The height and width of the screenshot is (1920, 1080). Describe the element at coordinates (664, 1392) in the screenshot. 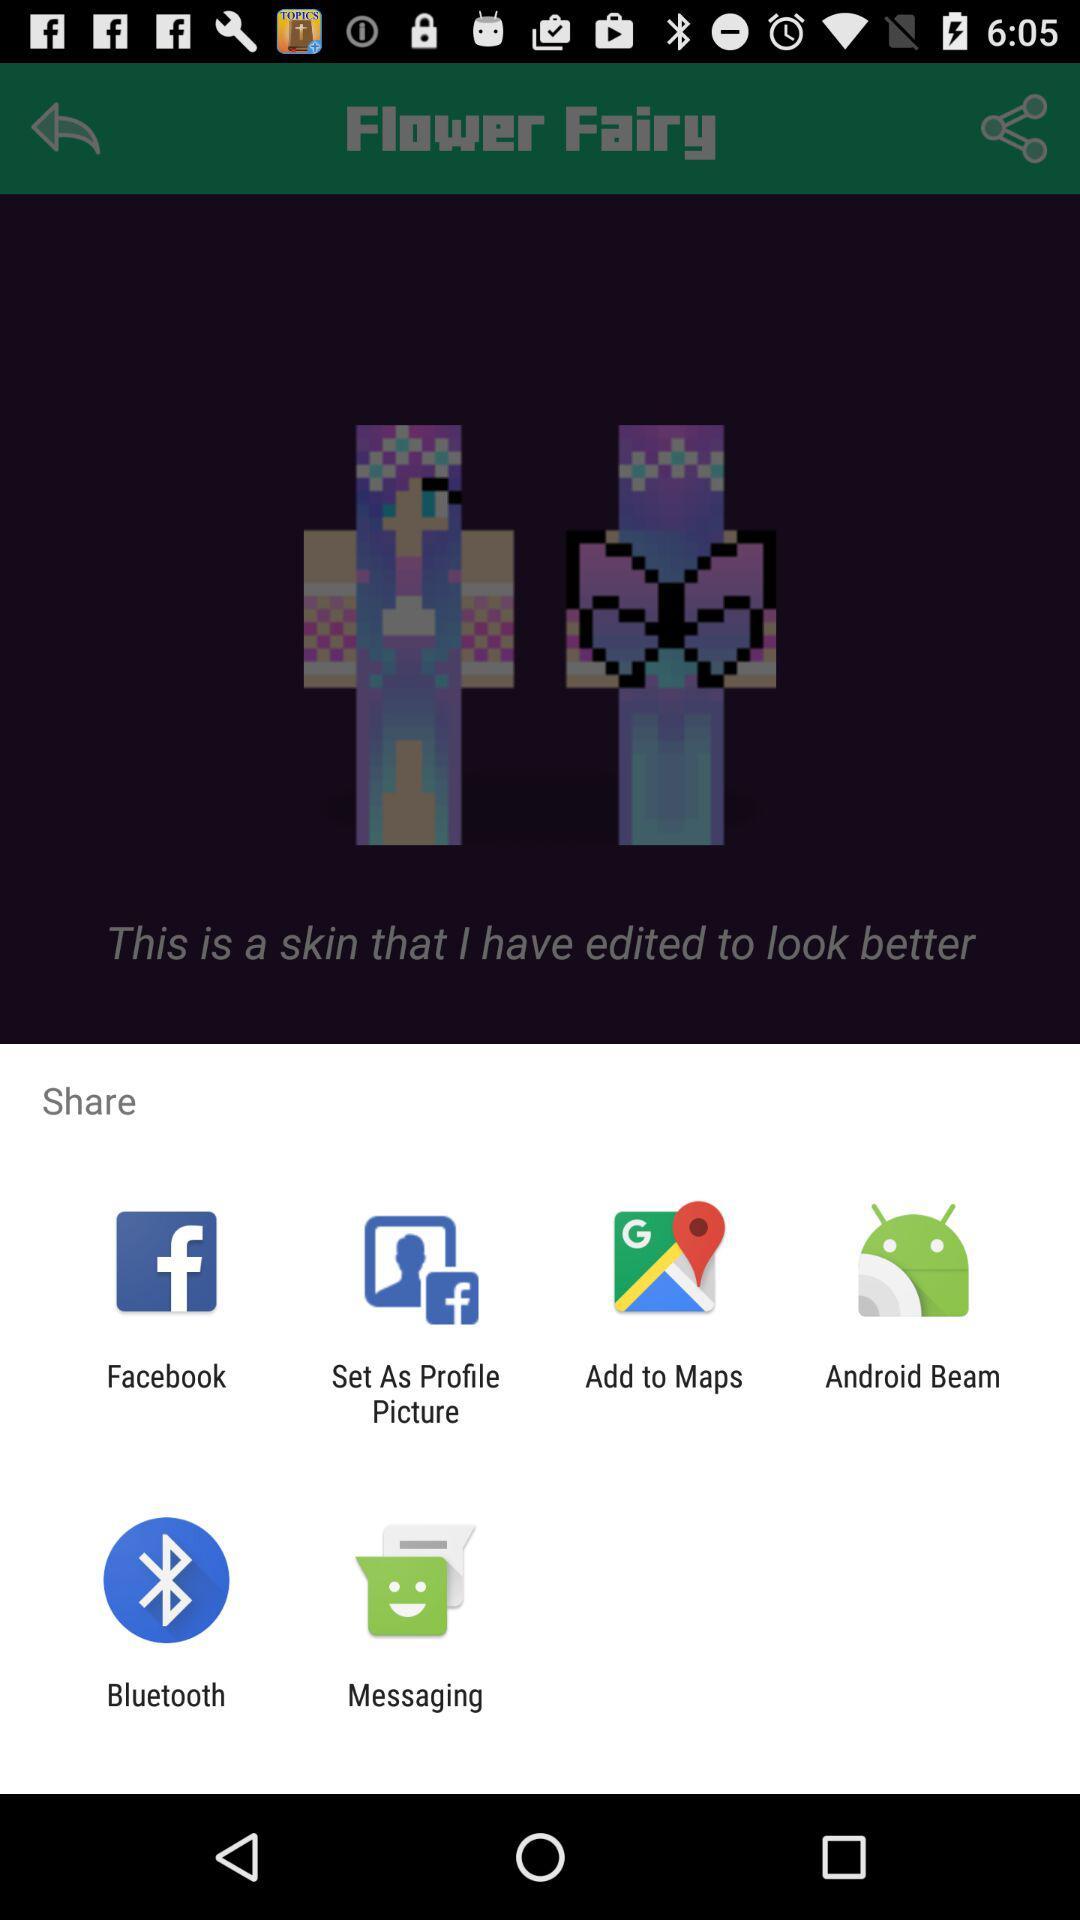

I see `the icon to the left of the android beam icon` at that location.